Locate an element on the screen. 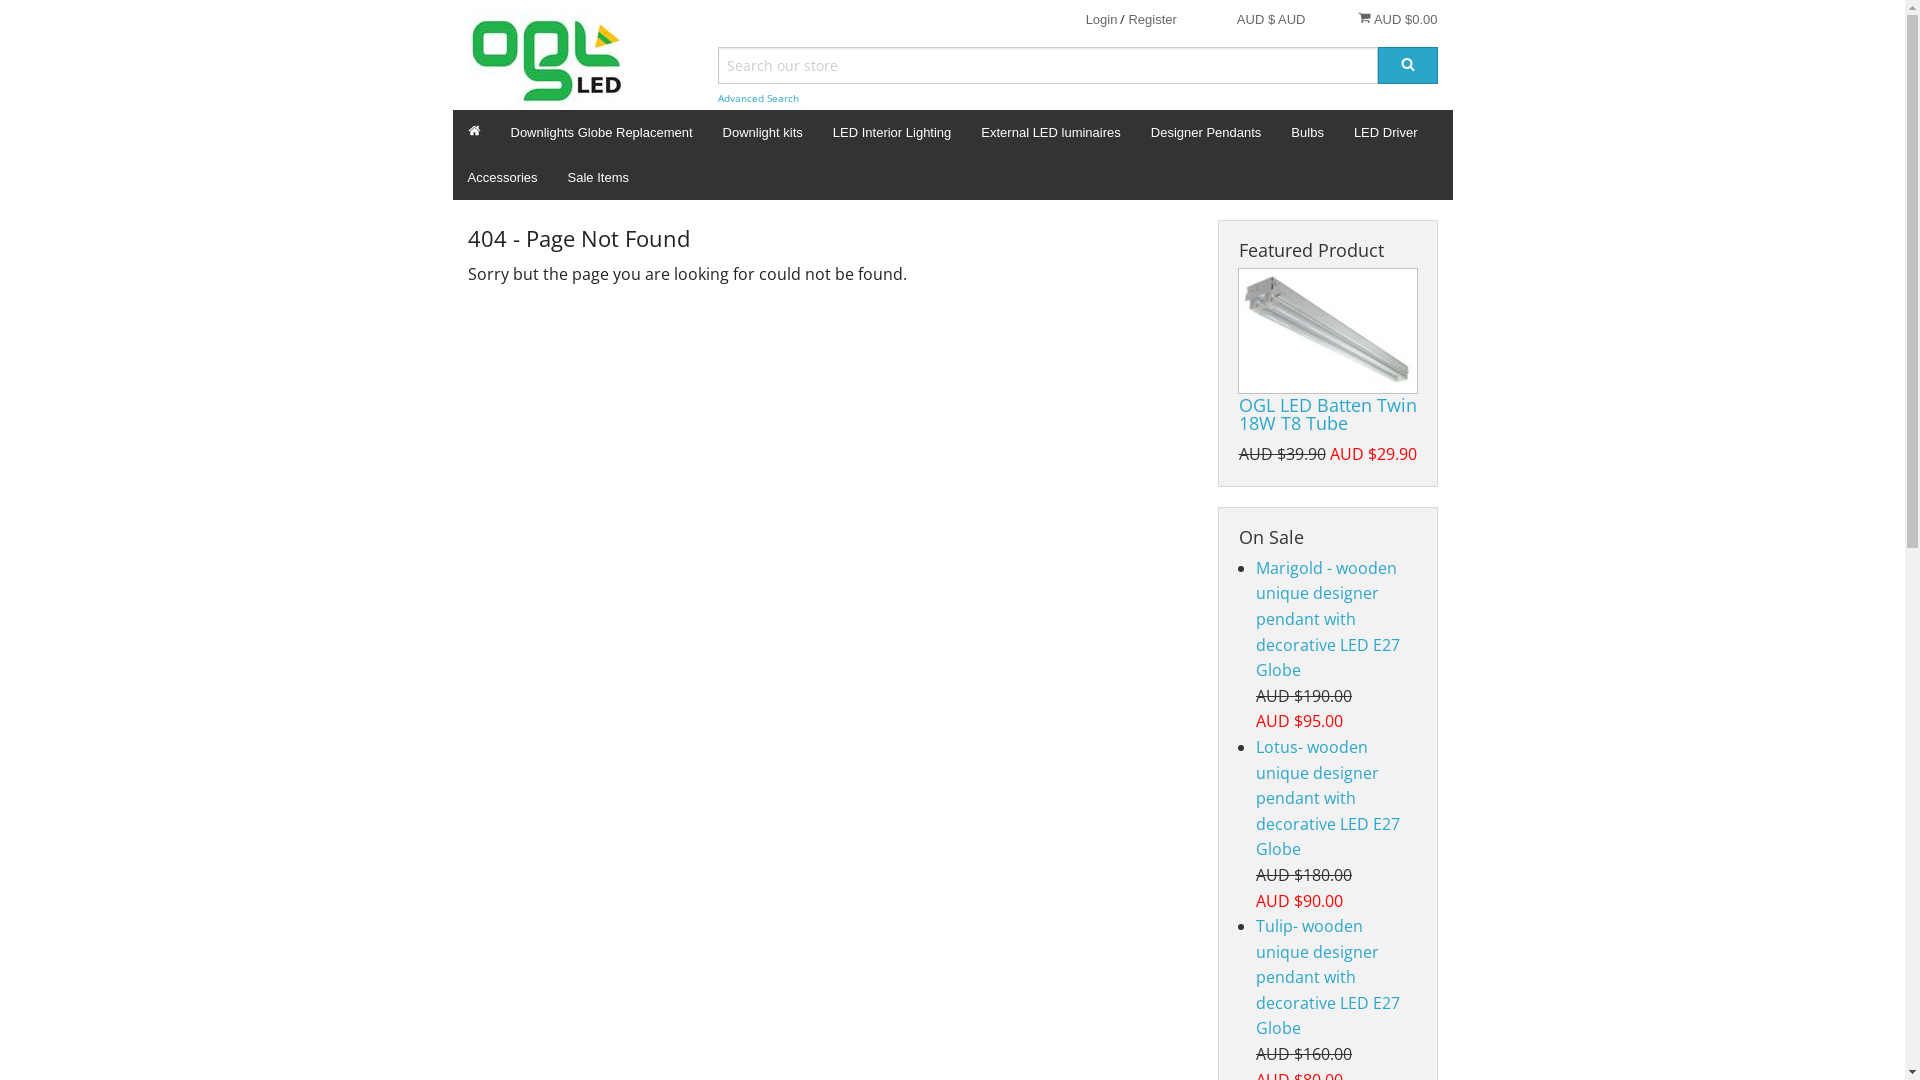  'Register' is located at coordinates (1152, 19).